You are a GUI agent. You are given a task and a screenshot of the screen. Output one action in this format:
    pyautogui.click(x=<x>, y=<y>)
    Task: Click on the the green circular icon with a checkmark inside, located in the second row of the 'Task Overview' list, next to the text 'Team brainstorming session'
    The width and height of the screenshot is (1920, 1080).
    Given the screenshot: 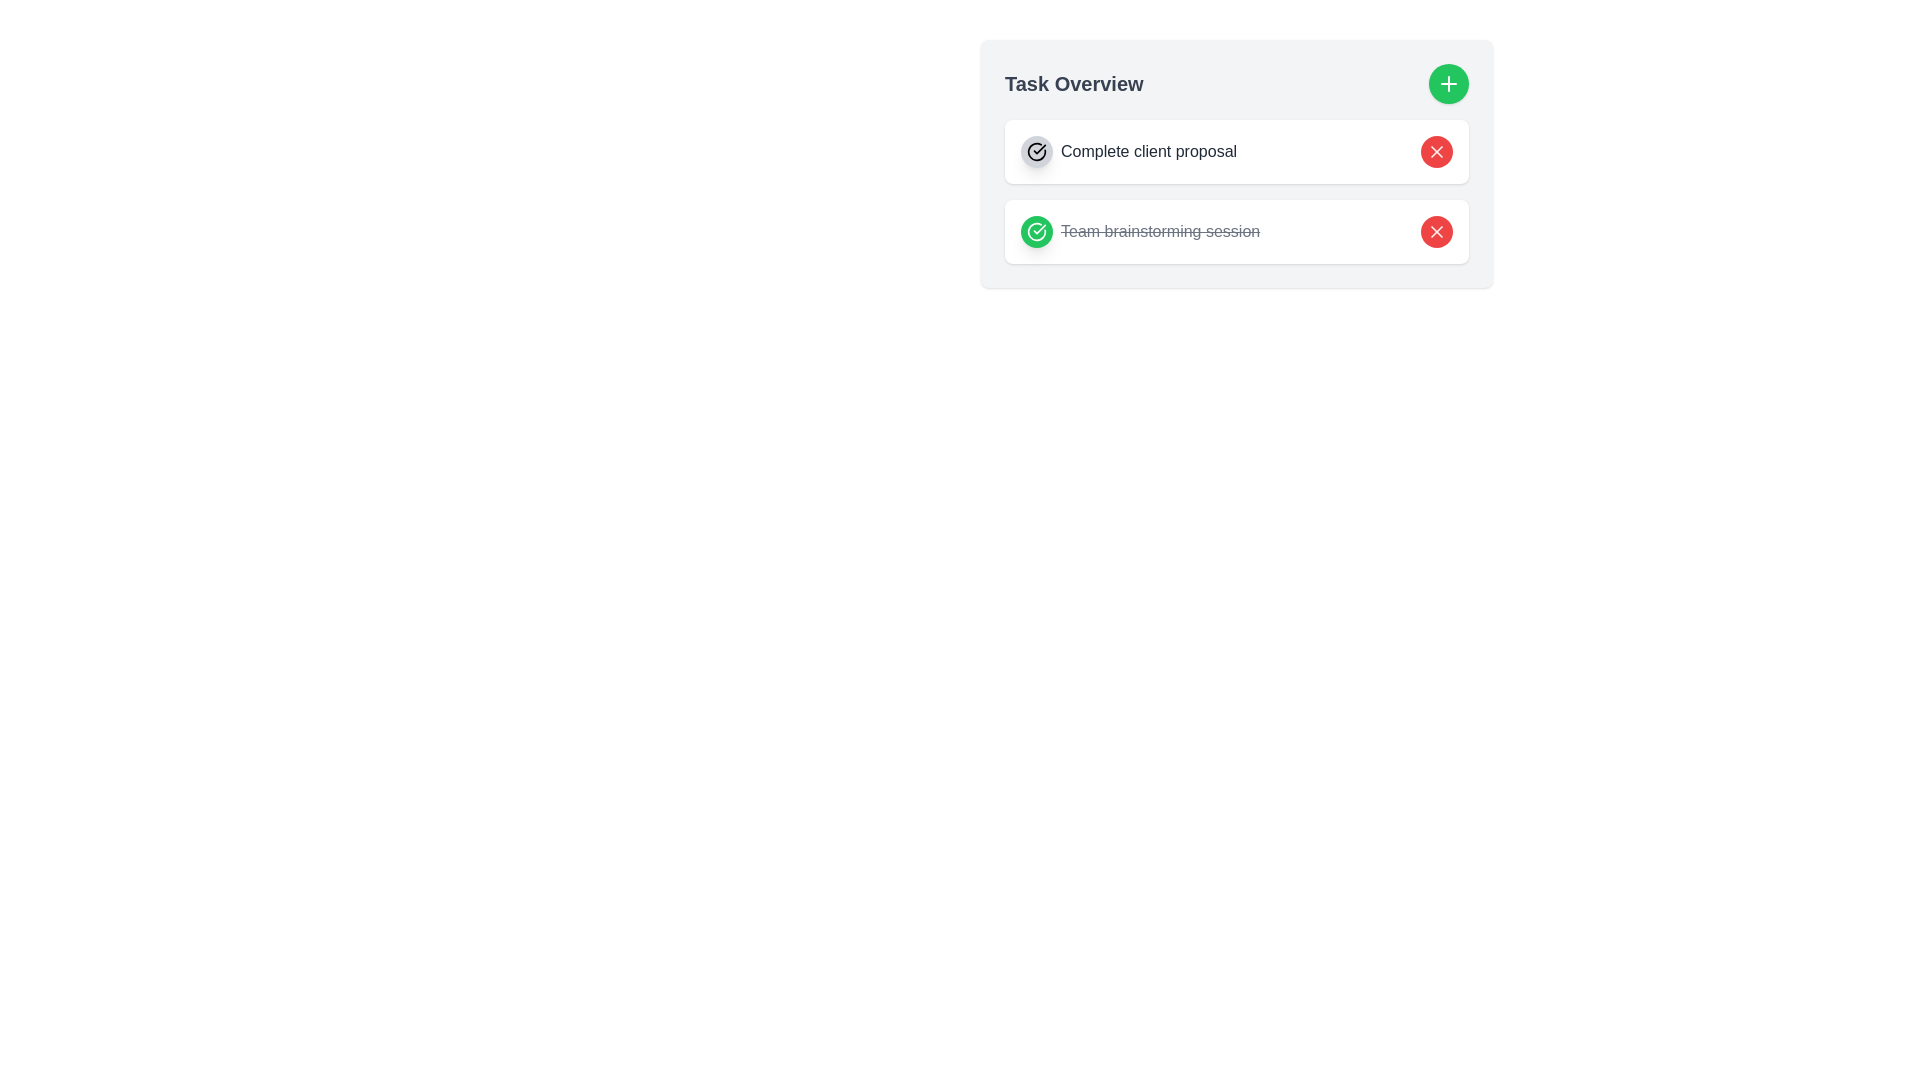 What is the action you would take?
    pyautogui.click(x=1036, y=150)
    